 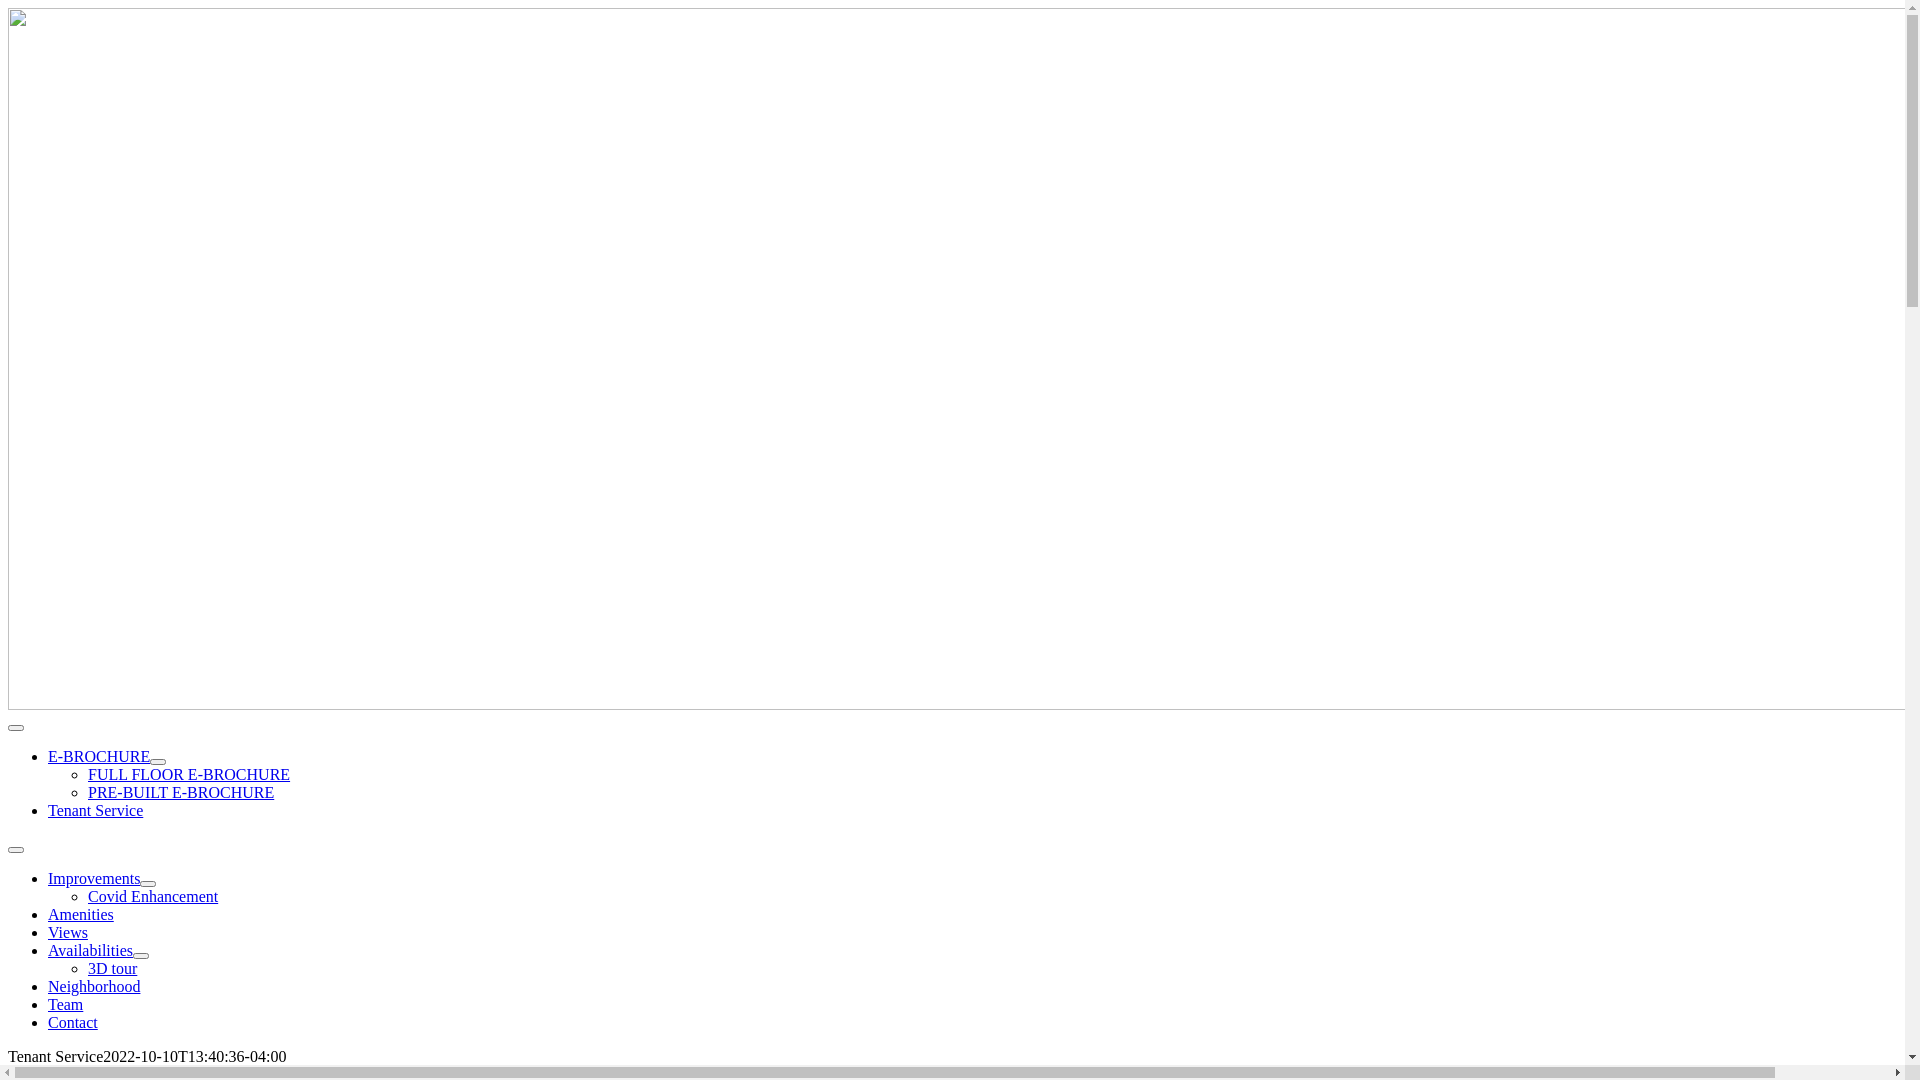 I want to click on 'Contact', so click(x=72, y=1022).